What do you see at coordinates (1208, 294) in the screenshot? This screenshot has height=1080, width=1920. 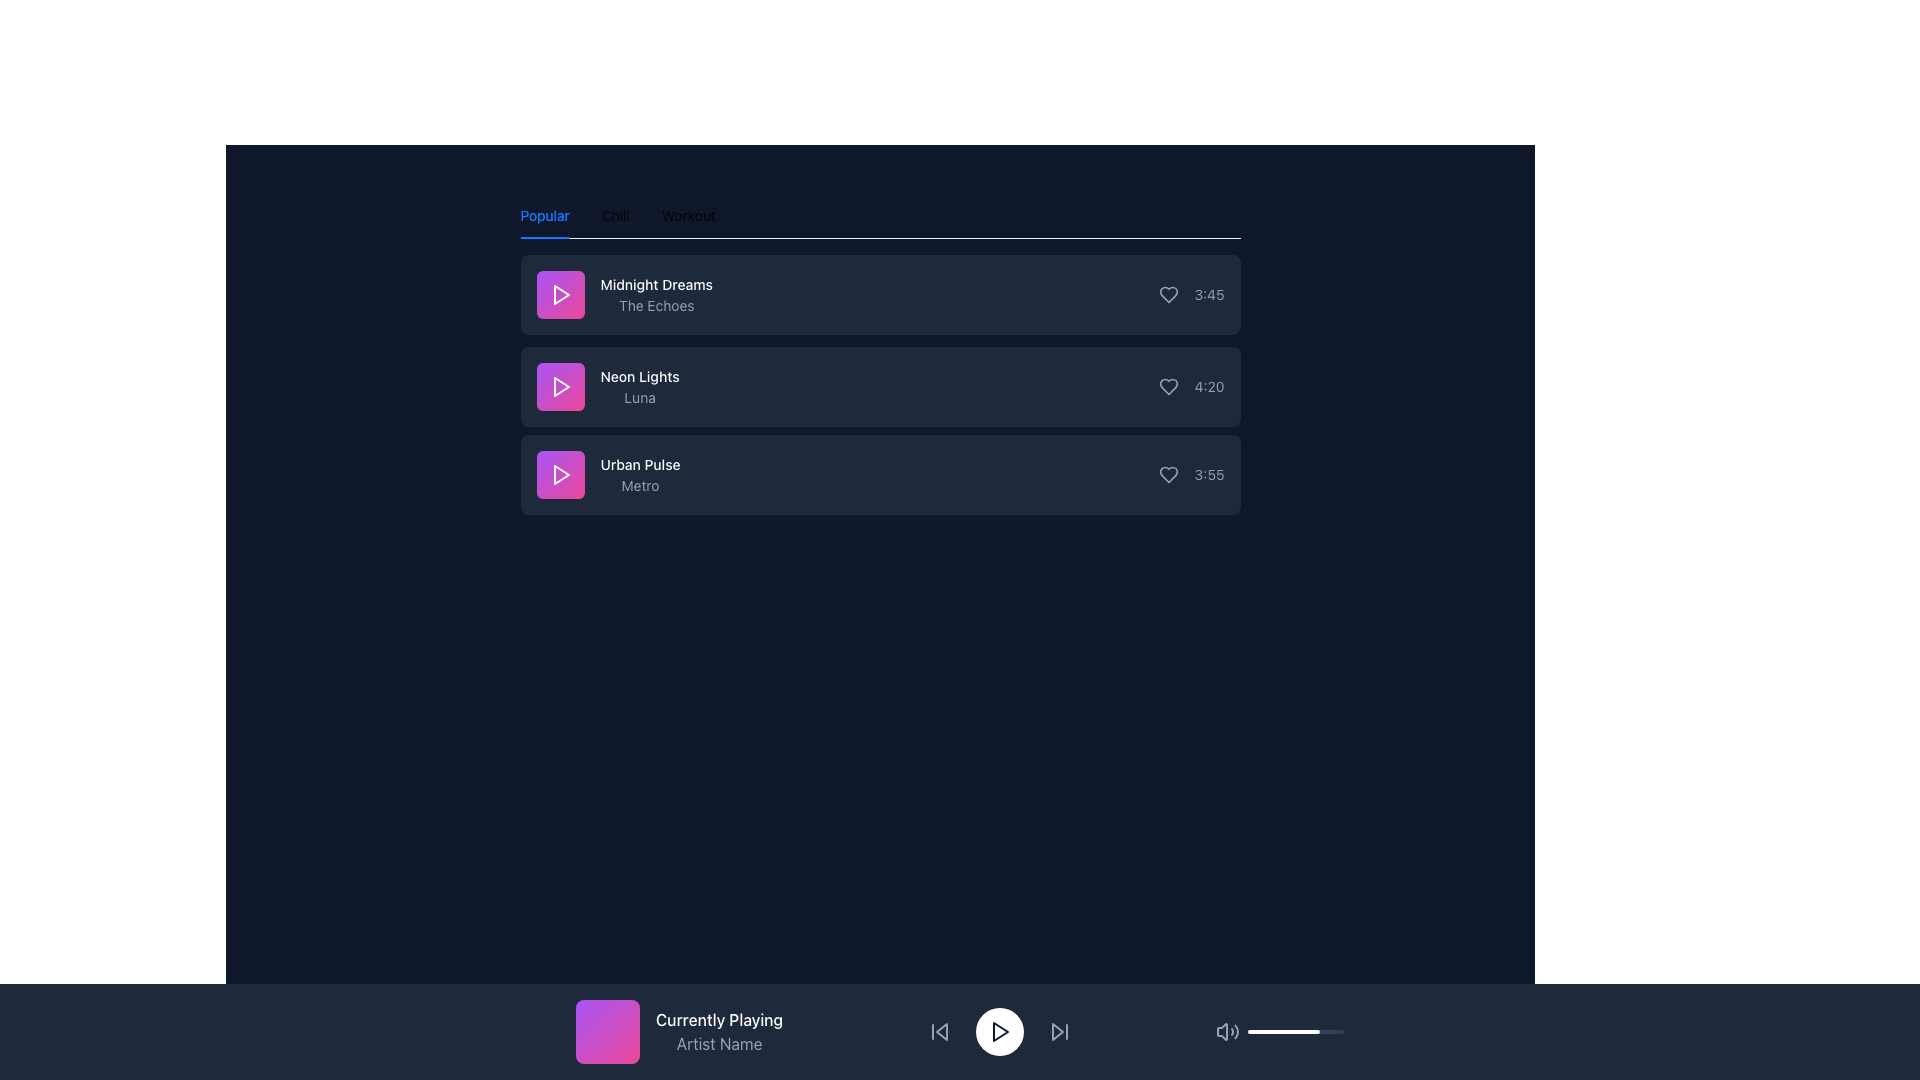 I see `the static text label displaying the time '3:45', which is styled in slate gray and positioned to the far right of a heart-shaped icon in a playlist interface` at bounding box center [1208, 294].